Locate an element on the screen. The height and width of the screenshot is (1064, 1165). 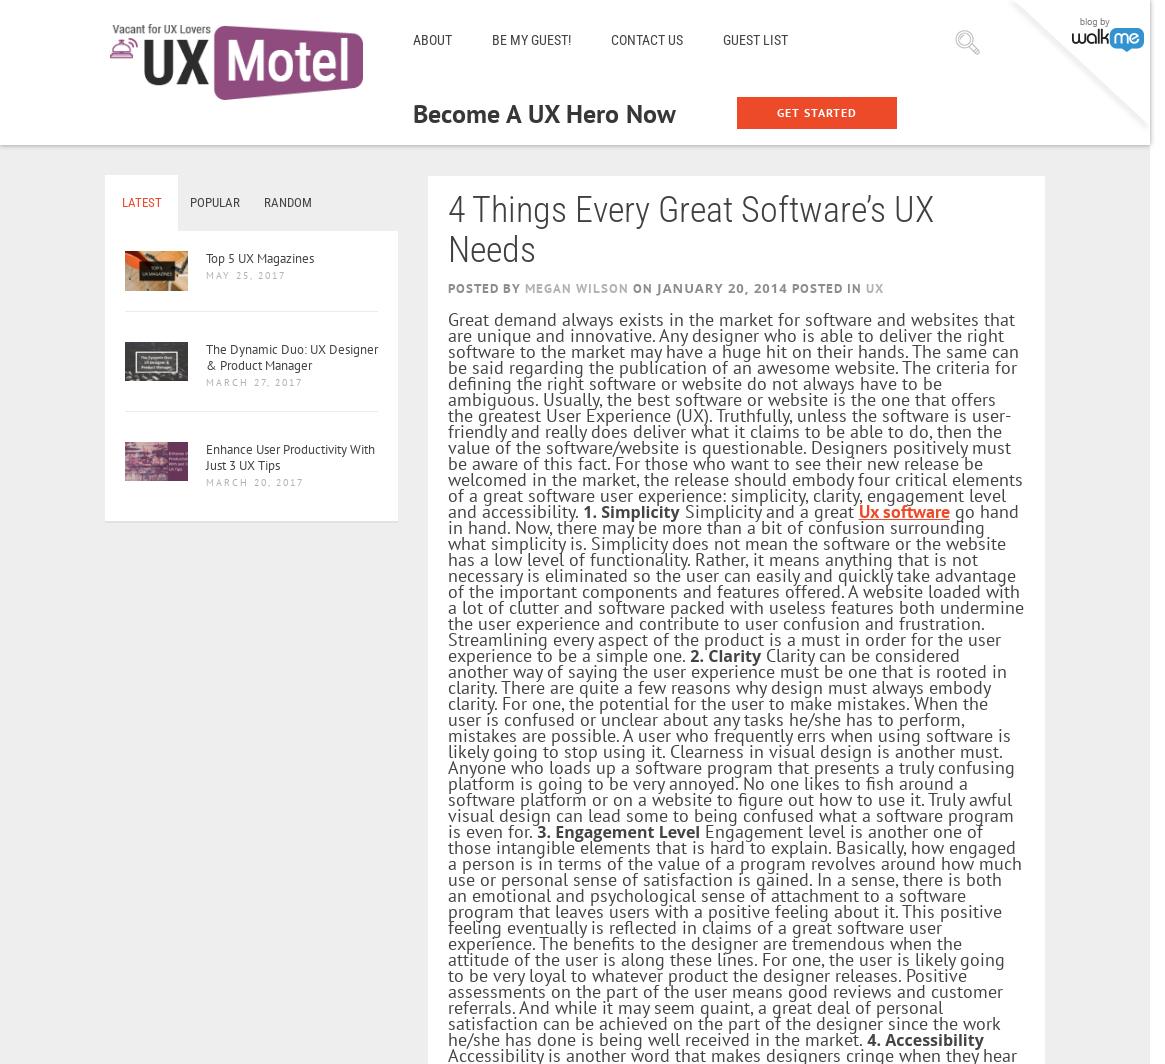
'Become a UX Hero Now' is located at coordinates (544, 113).